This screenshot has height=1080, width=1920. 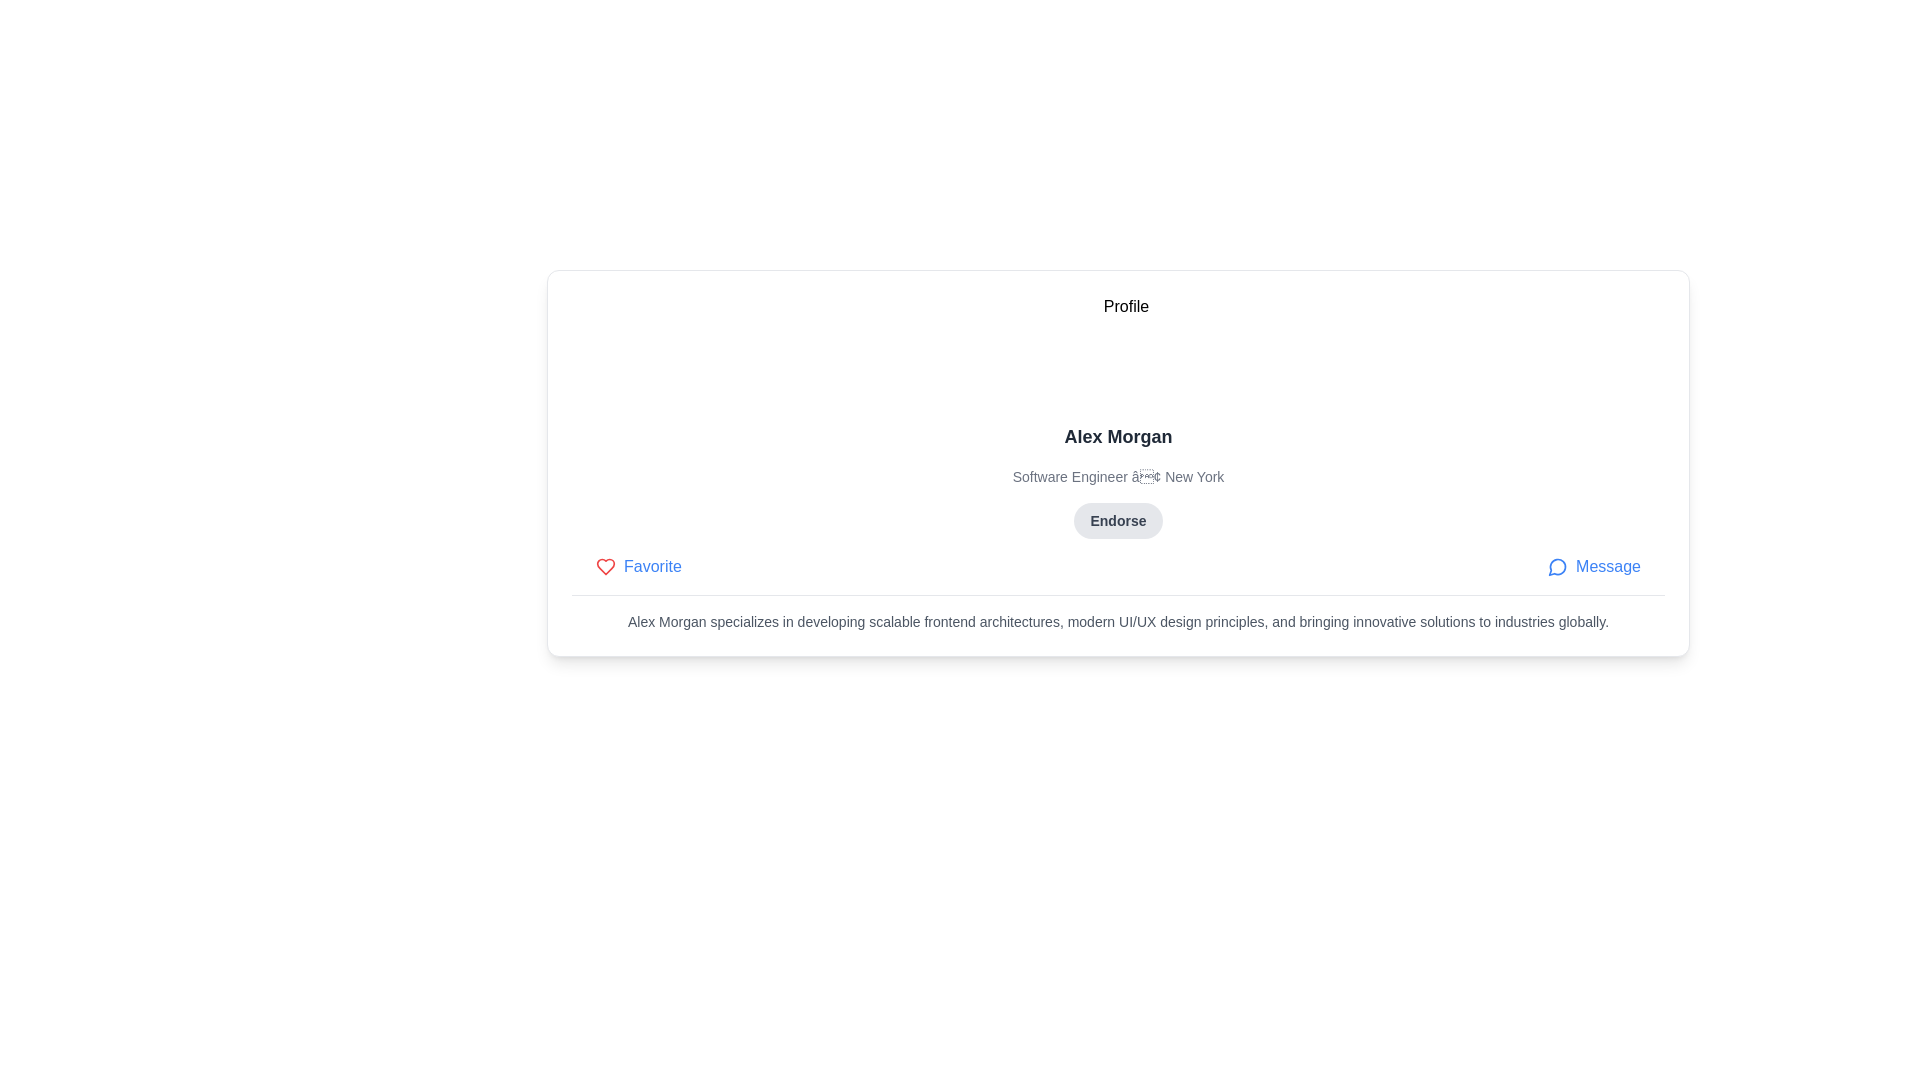 I want to click on the small circular blue message icon located to the right of the 'Message' text, so click(x=1557, y=567).